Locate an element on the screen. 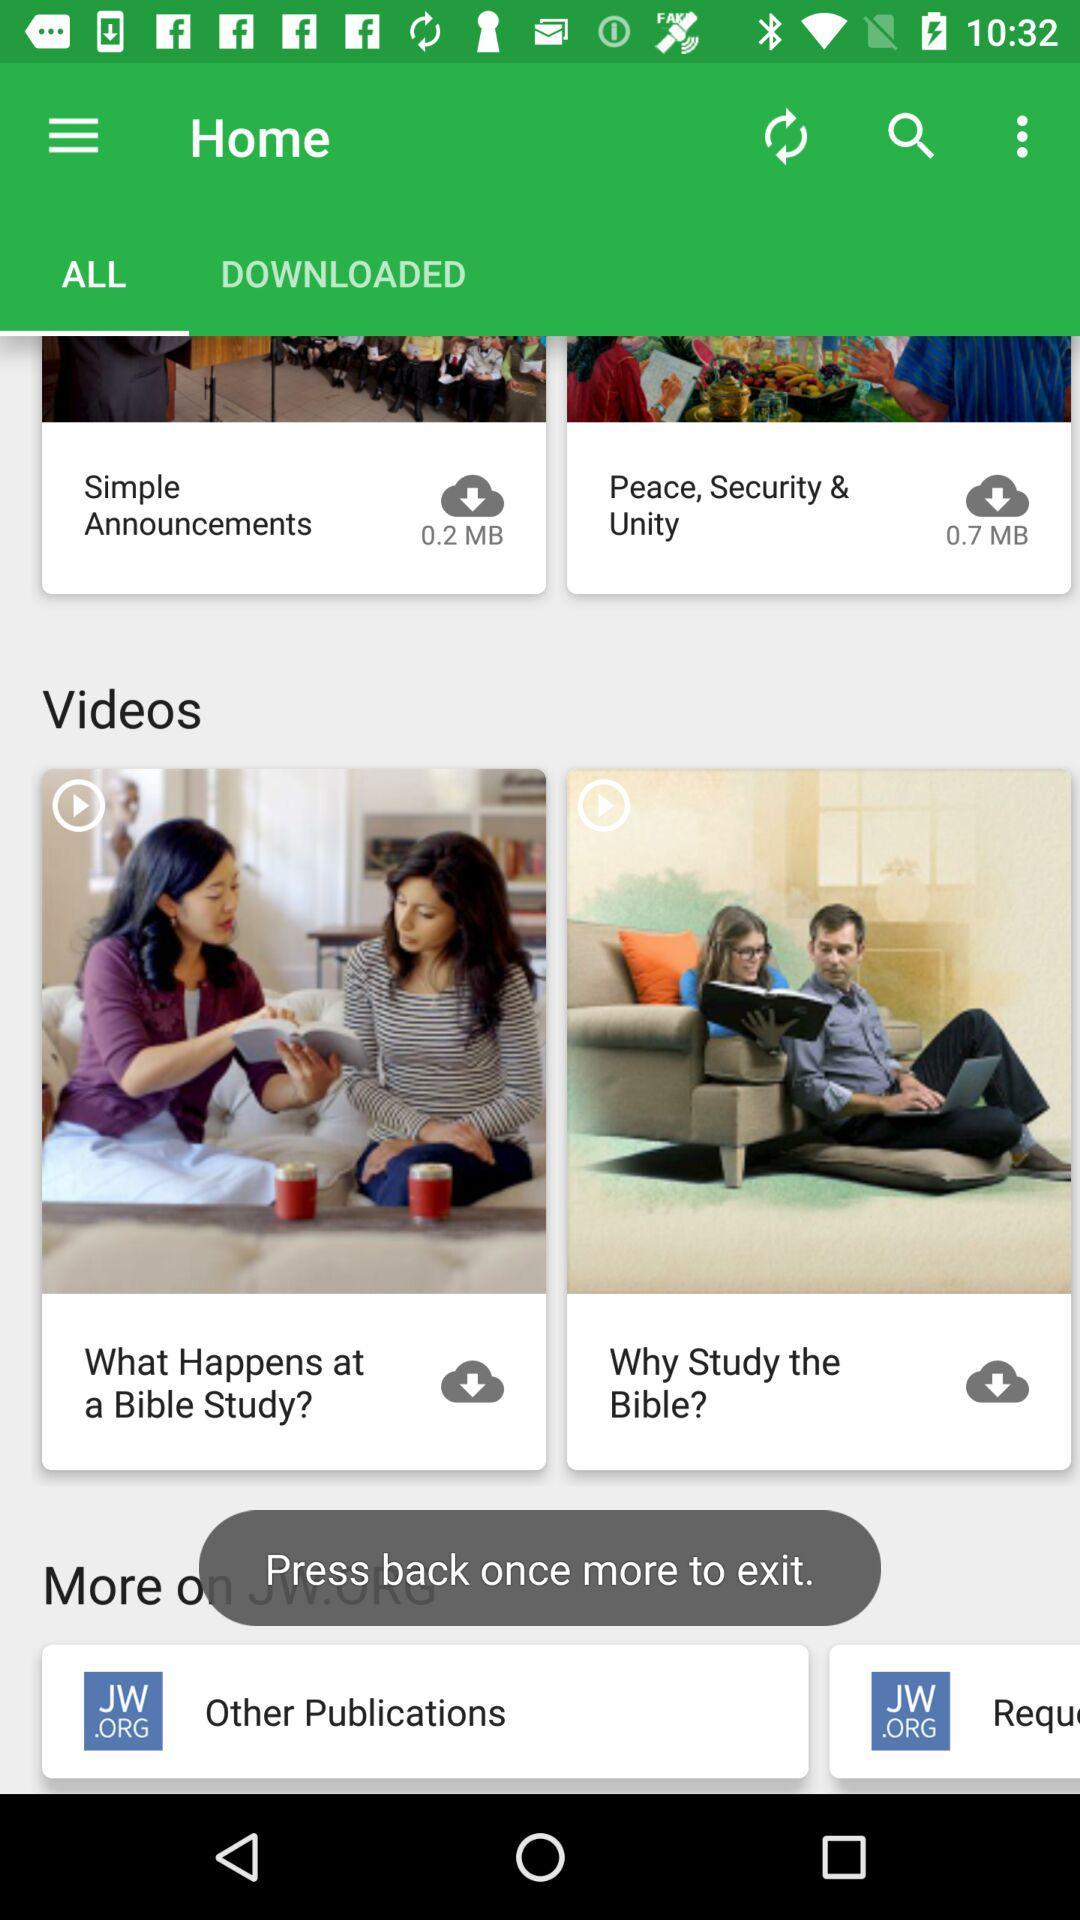 This screenshot has width=1080, height=1920. advertisement is located at coordinates (818, 1031).